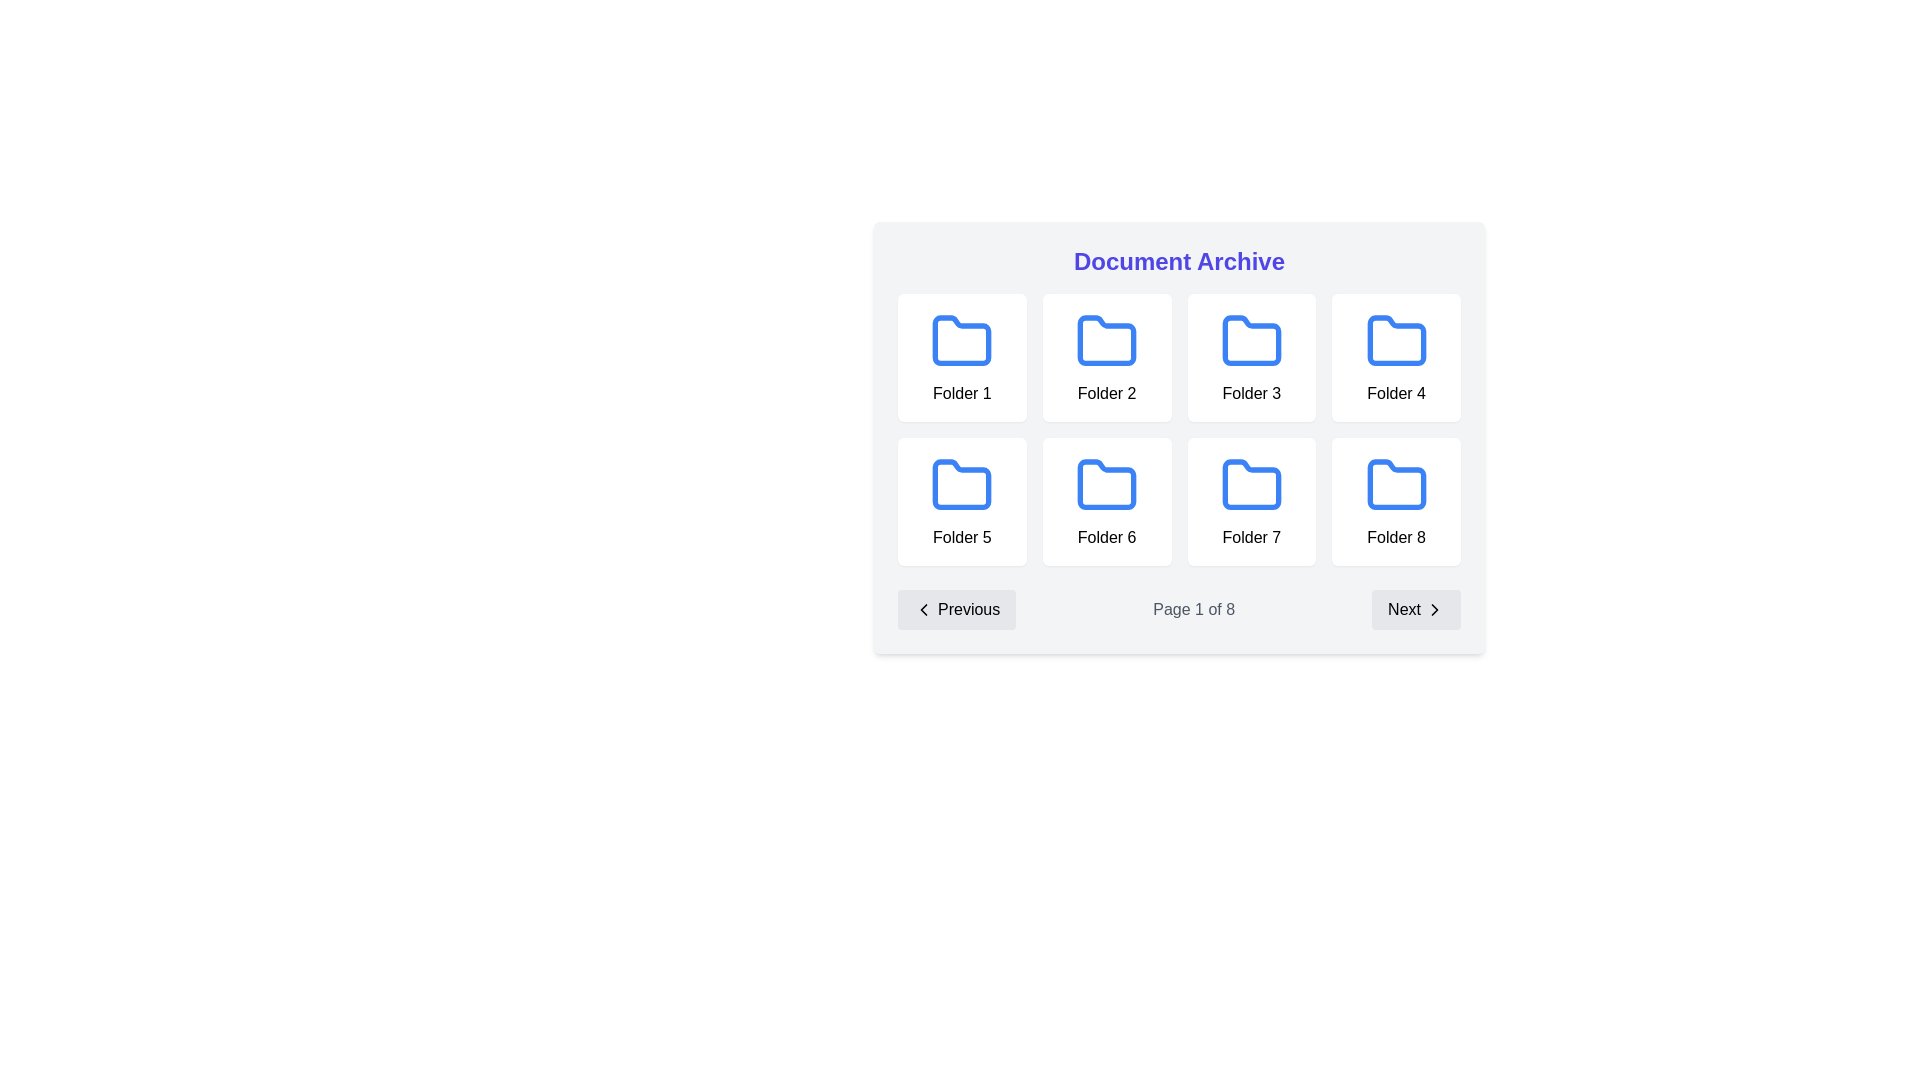 Image resolution: width=1920 pixels, height=1080 pixels. What do you see at coordinates (1106, 393) in the screenshot?
I see `text label displaying 'Folder 2' which is centered below the blue folder icon in the second tile of the top row in the grid layout` at bounding box center [1106, 393].